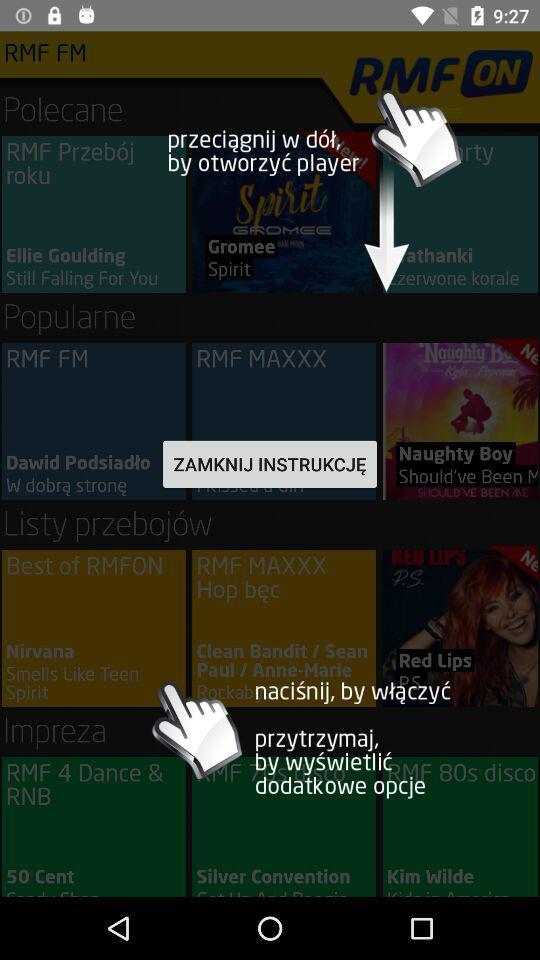 This screenshot has width=540, height=960. I want to click on the icon at the center, so click(270, 464).